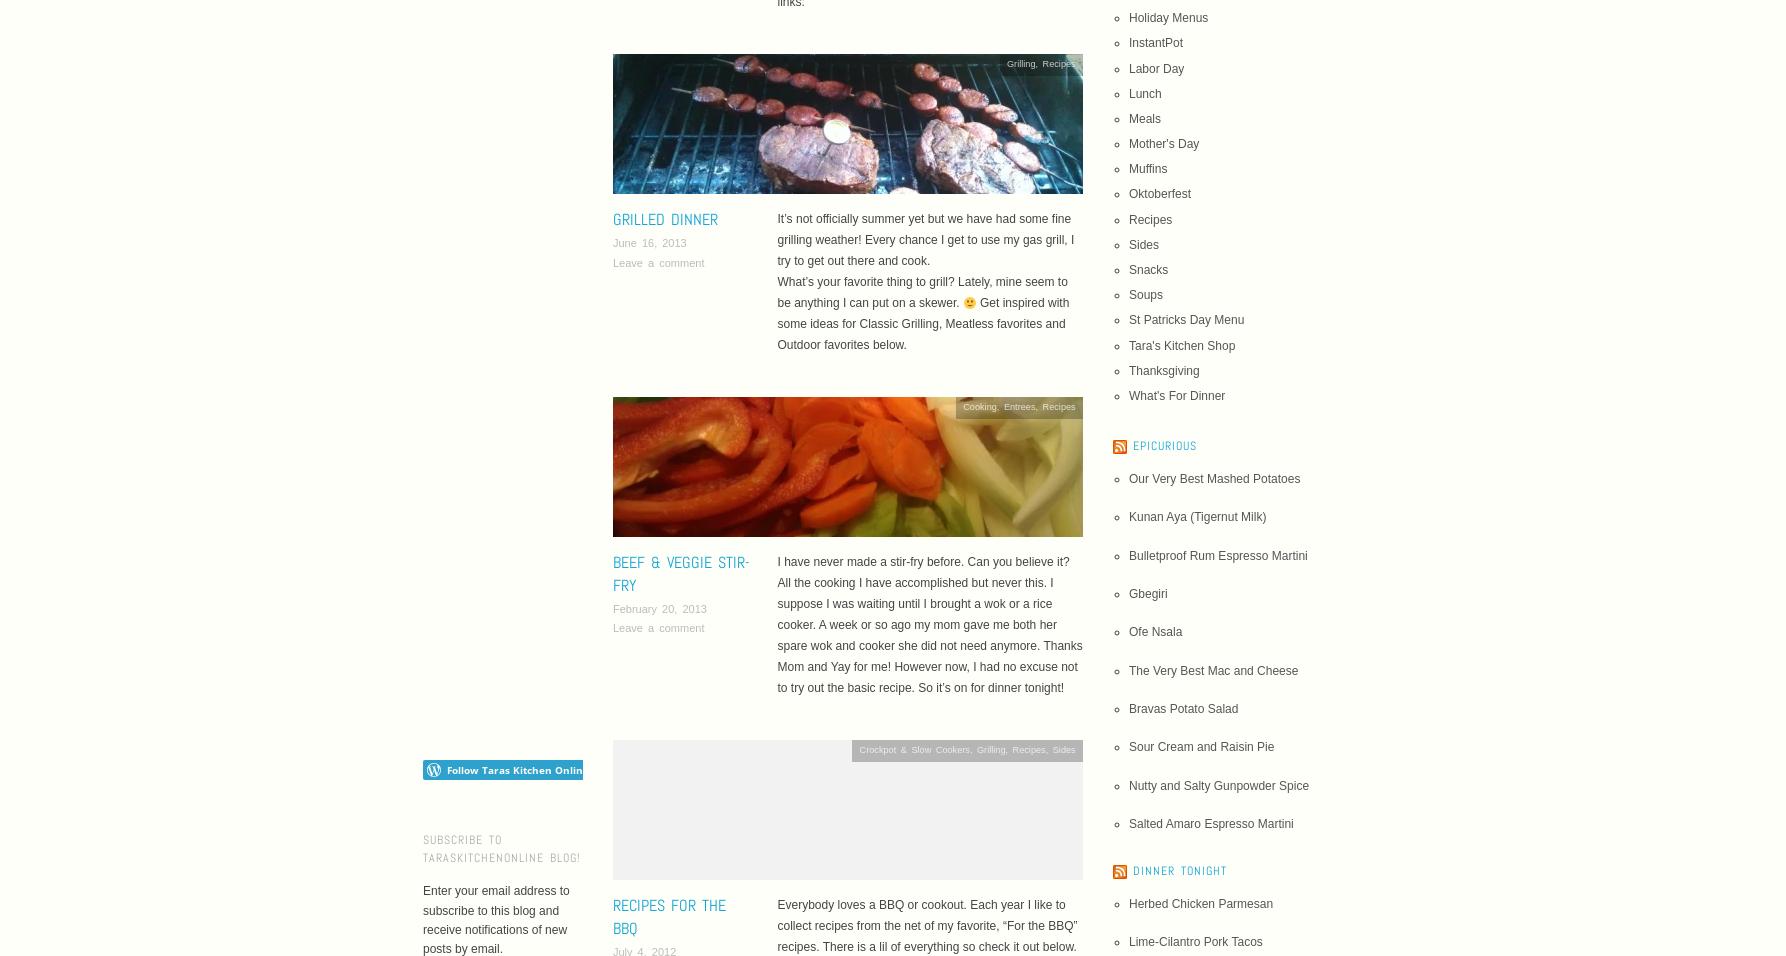 The width and height of the screenshot is (1786, 956). Describe the element at coordinates (1167, 16) in the screenshot. I see `'Holiday Menus'` at that location.